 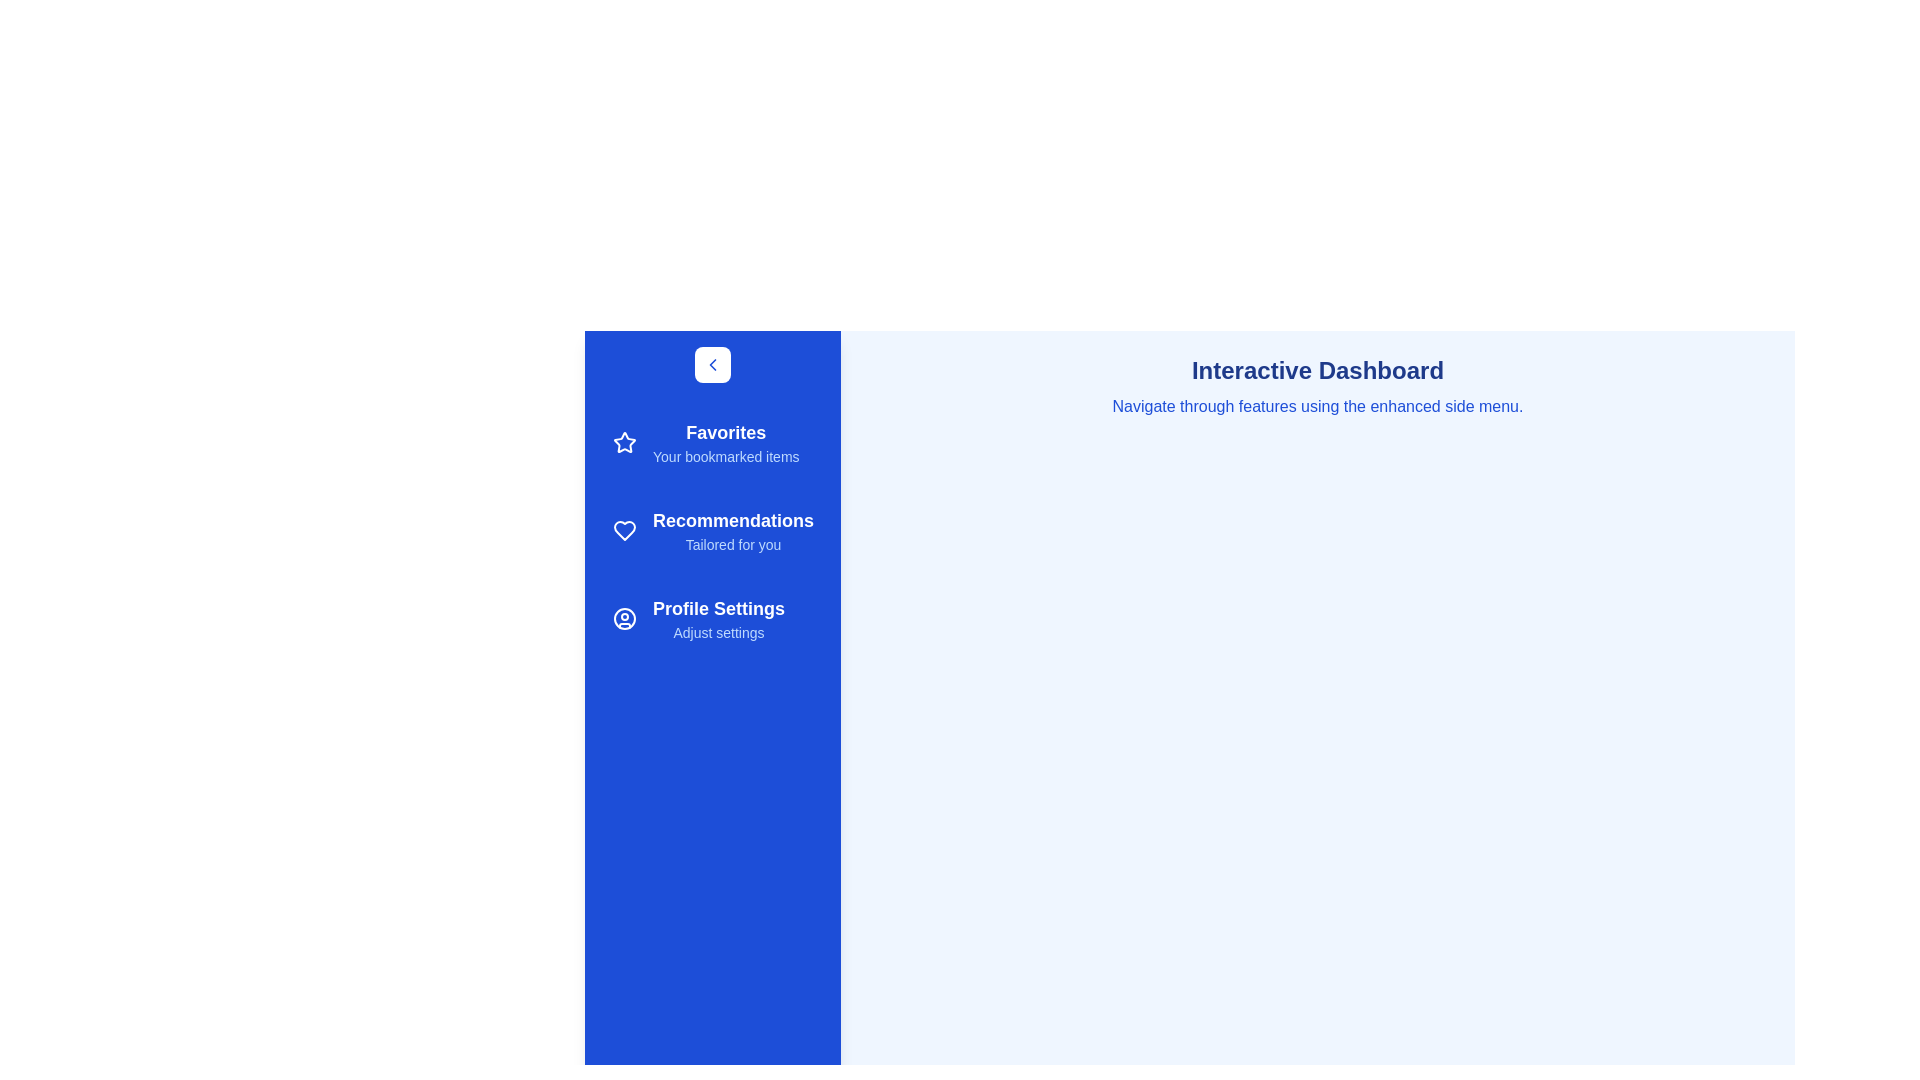 I want to click on the sidebar item labeled Recommendations to observe its hover effect, so click(x=713, y=530).